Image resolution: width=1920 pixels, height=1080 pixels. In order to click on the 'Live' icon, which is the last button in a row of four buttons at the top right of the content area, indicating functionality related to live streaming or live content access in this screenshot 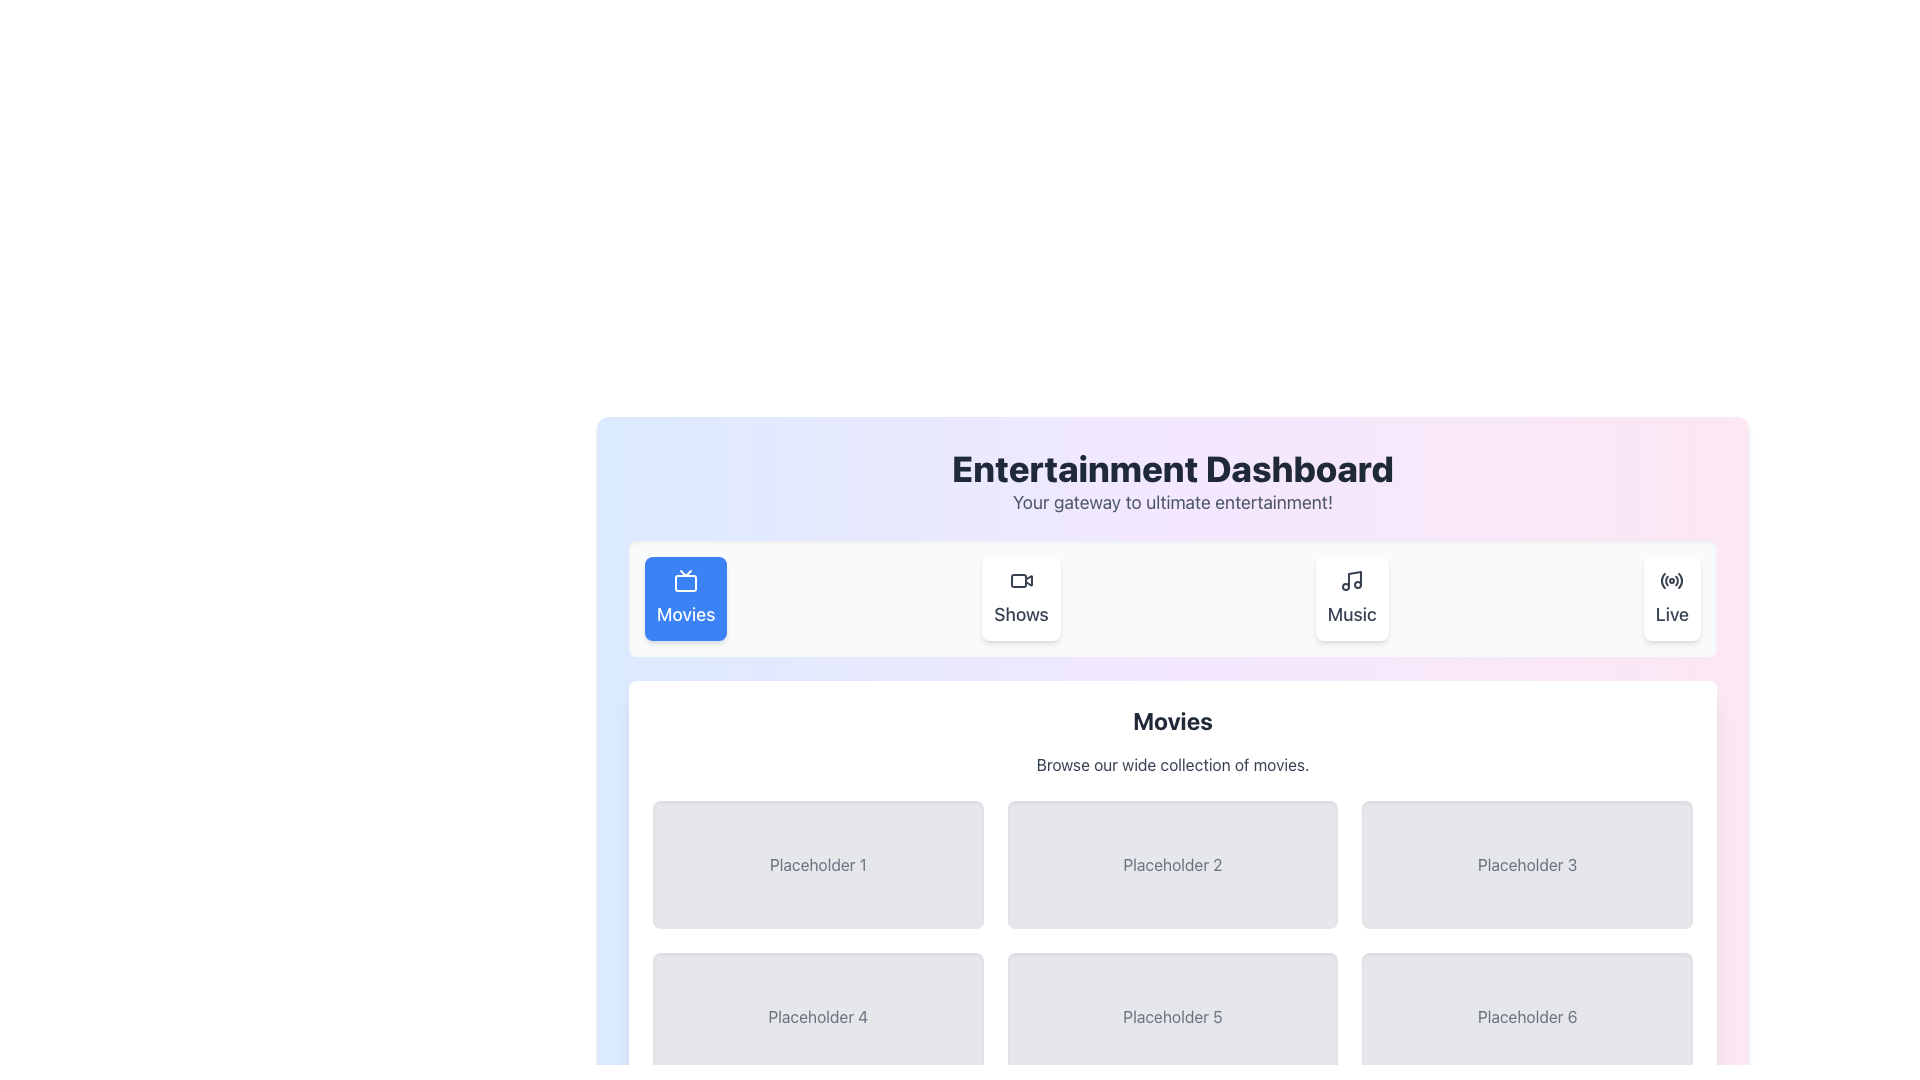, I will do `click(1672, 581)`.